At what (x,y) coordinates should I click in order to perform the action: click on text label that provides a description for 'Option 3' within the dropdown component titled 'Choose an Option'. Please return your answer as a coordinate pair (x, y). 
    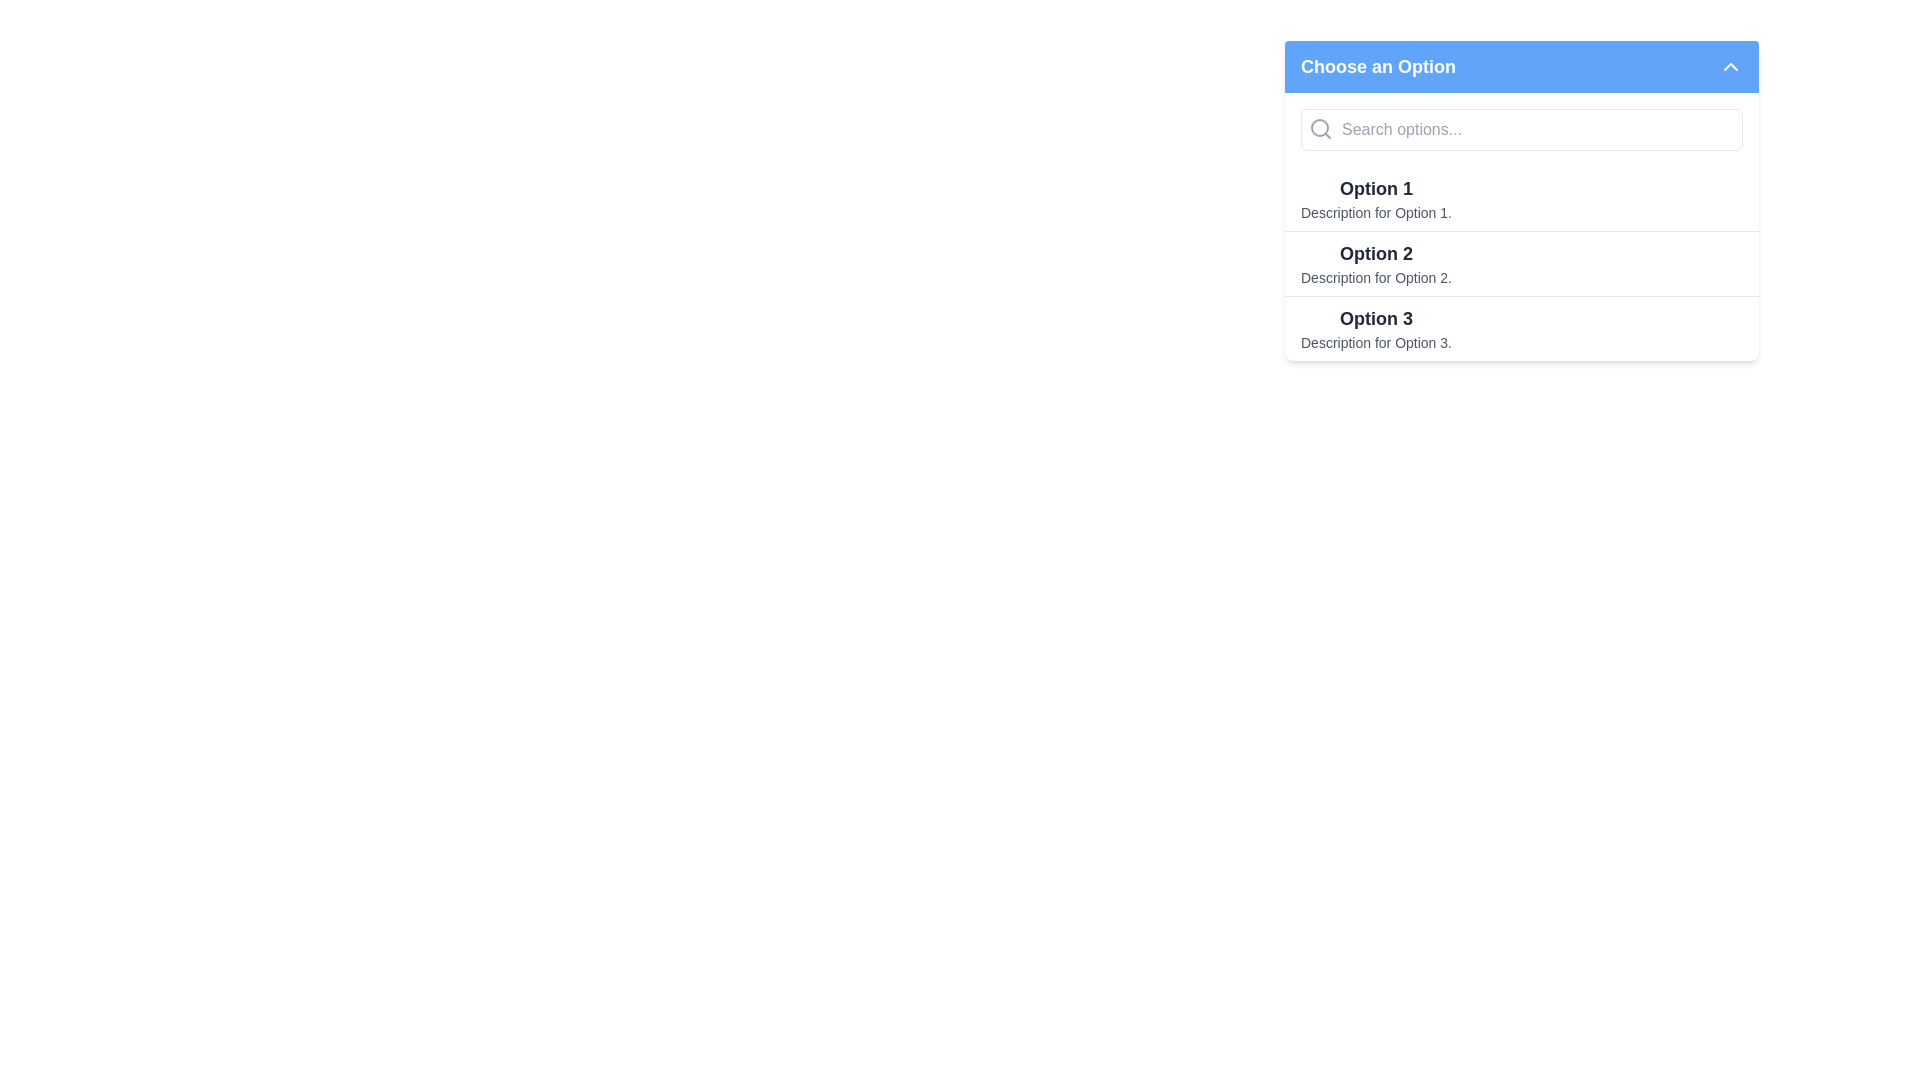
    Looking at the image, I should click on (1375, 342).